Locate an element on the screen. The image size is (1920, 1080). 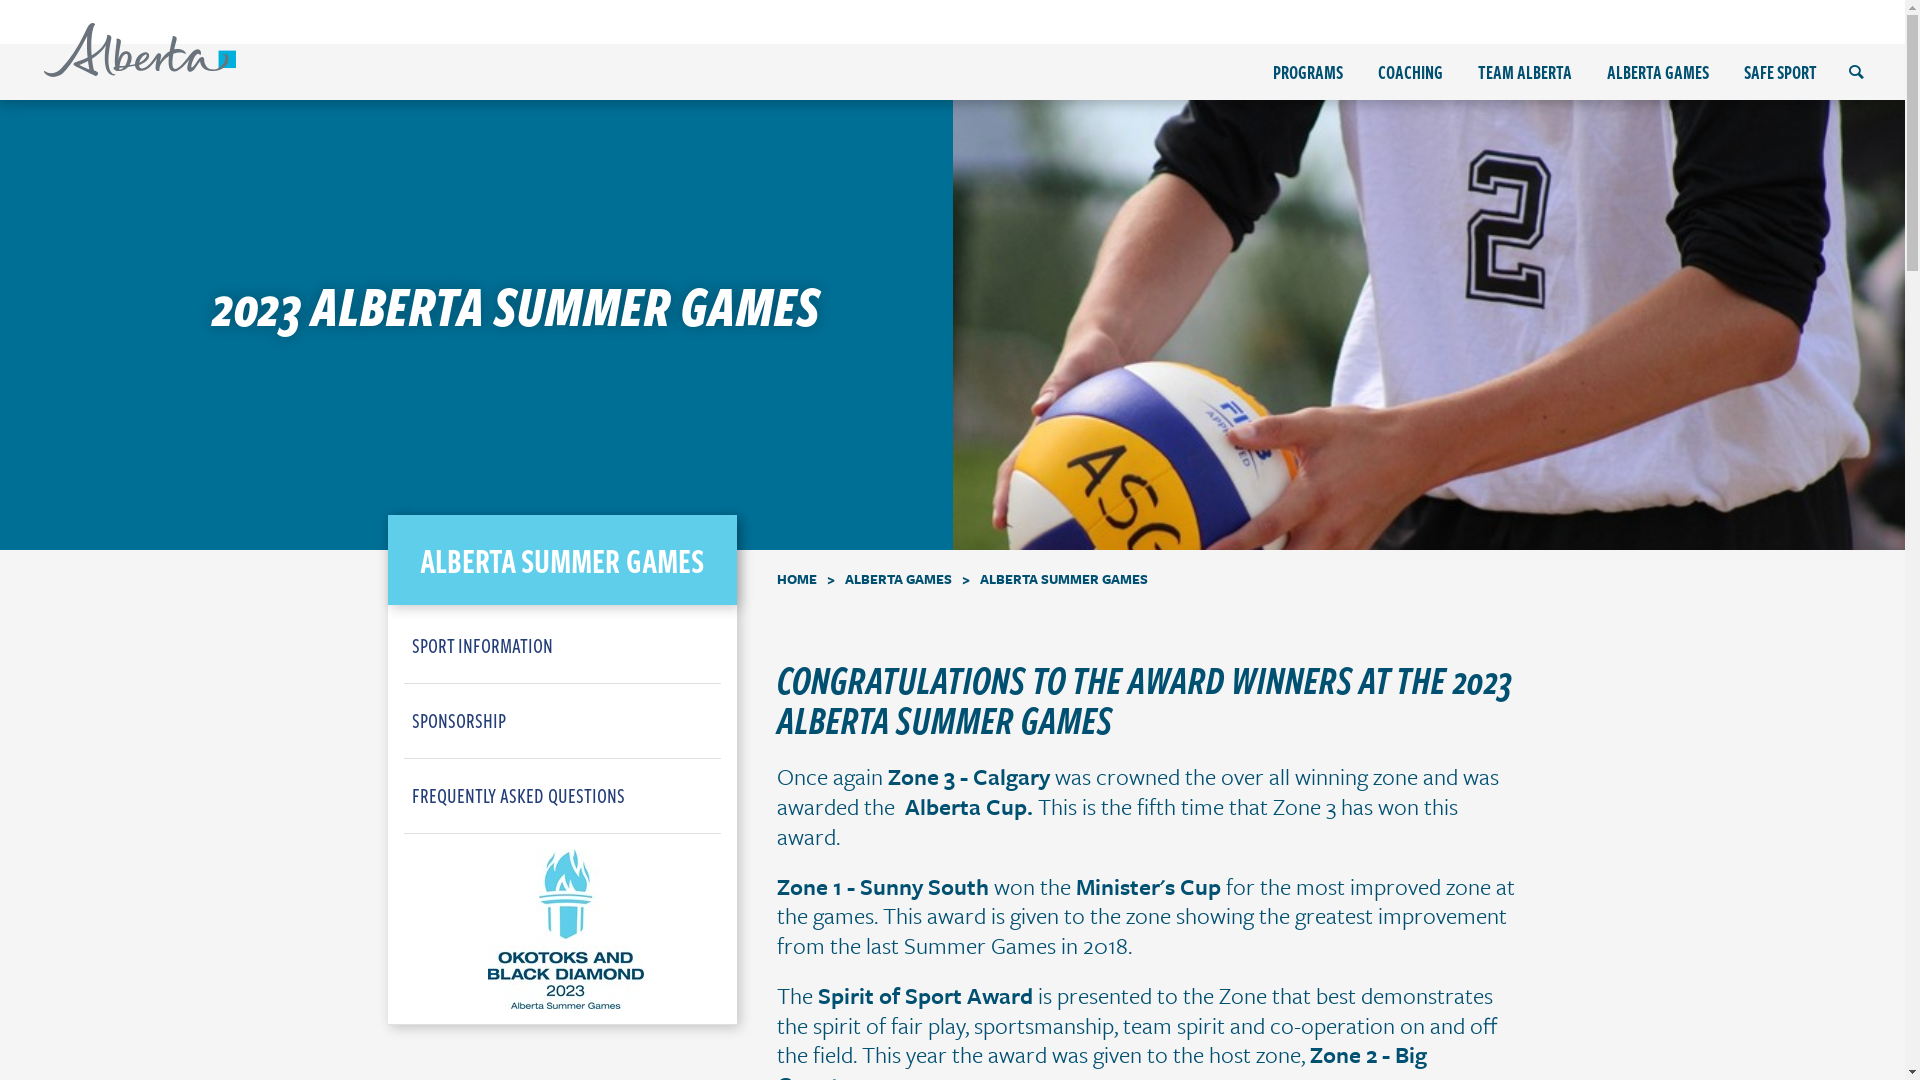
'ALBERTA GAMES' is located at coordinates (897, 578).